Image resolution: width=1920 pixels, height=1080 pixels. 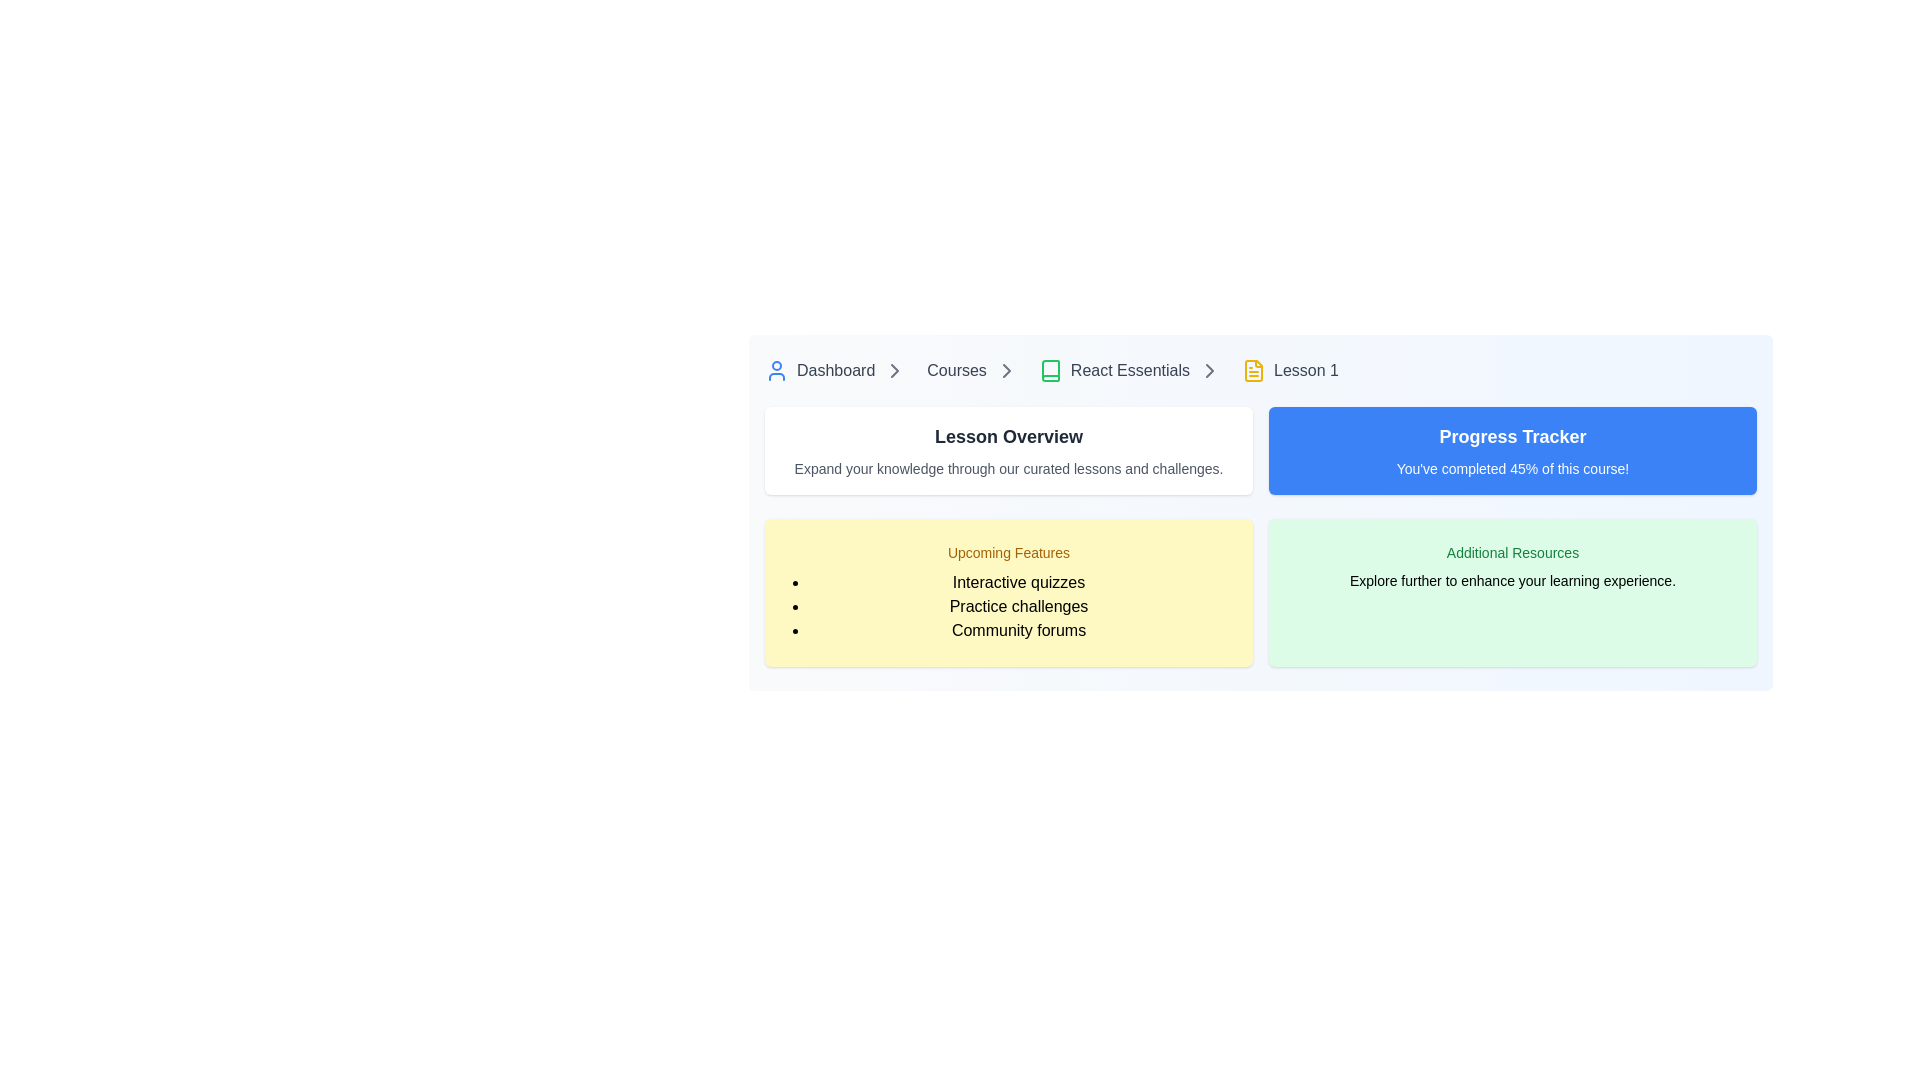 I want to click on displayed text in the blue rectangular 'Progress Tracker' area that shows the completion percentage of the course, so click(x=1512, y=451).